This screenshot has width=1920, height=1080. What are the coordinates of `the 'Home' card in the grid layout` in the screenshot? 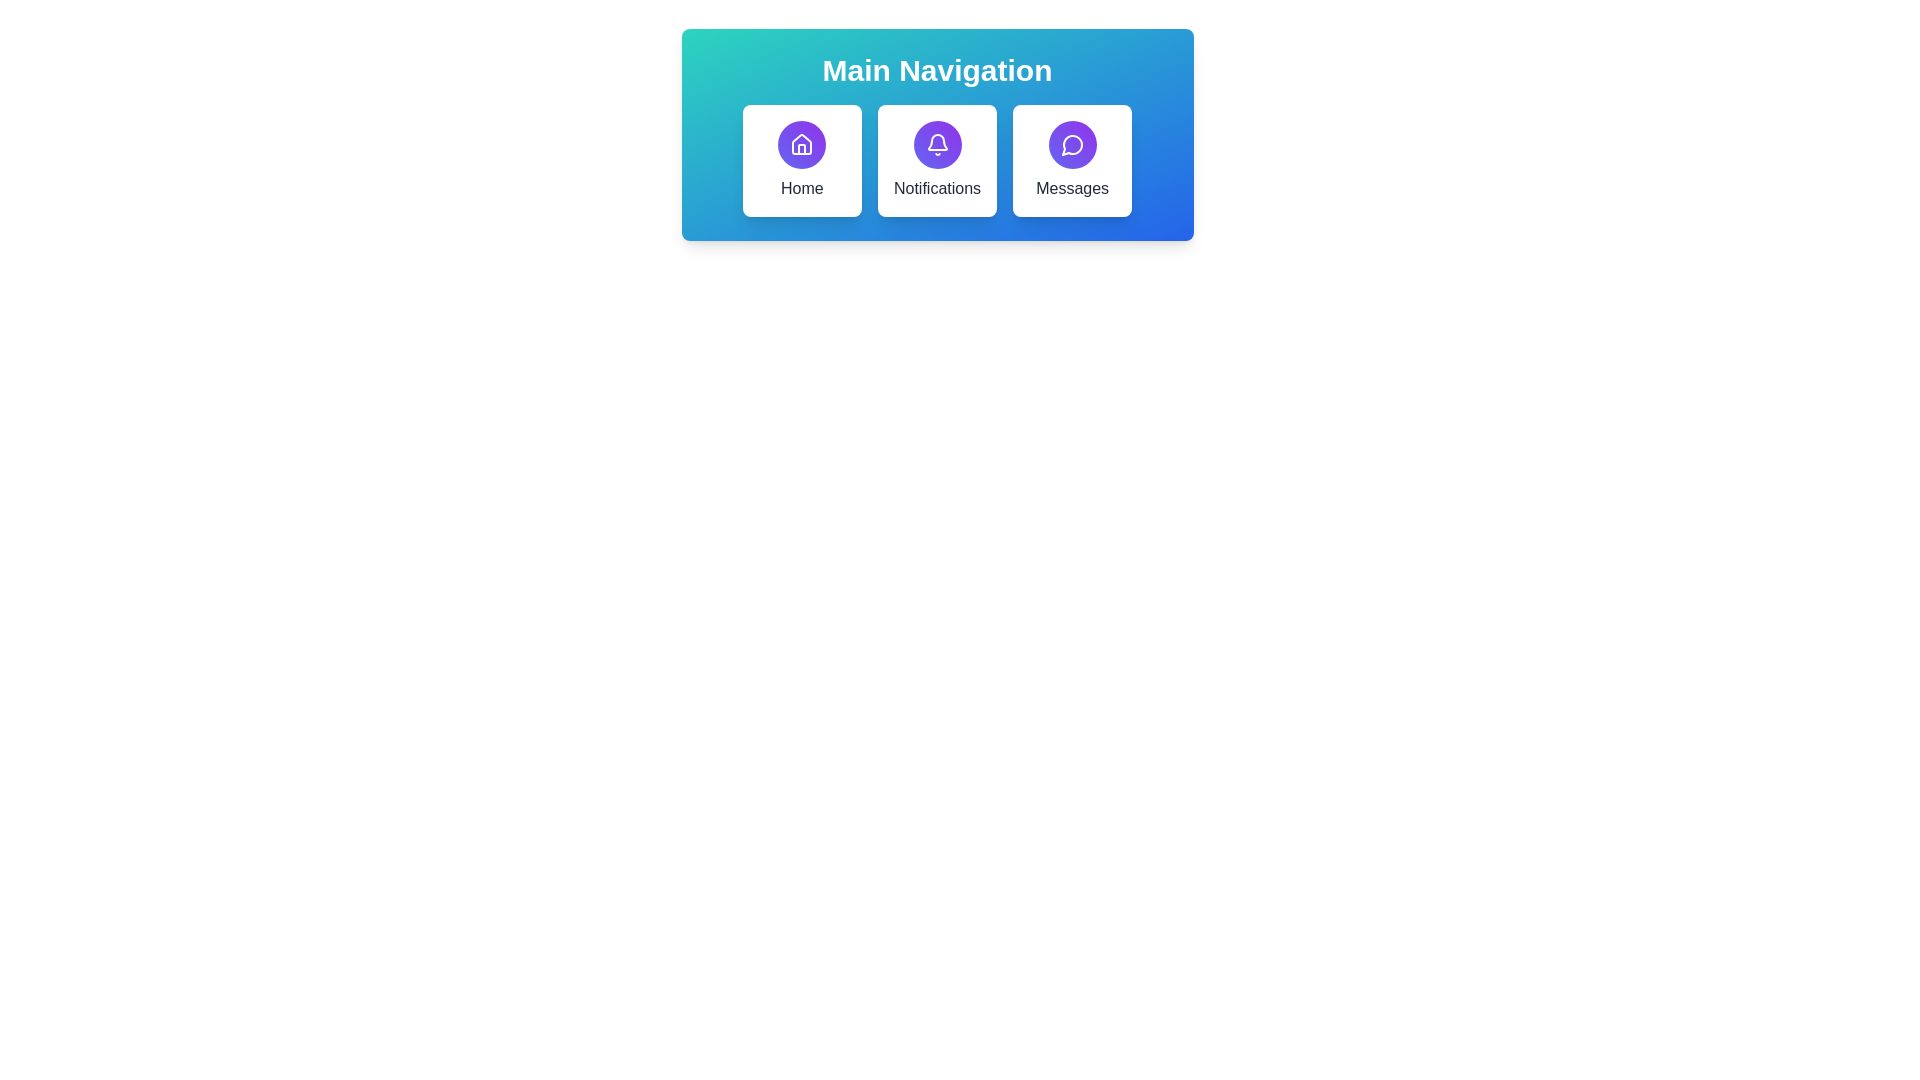 It's located at (936, 160).